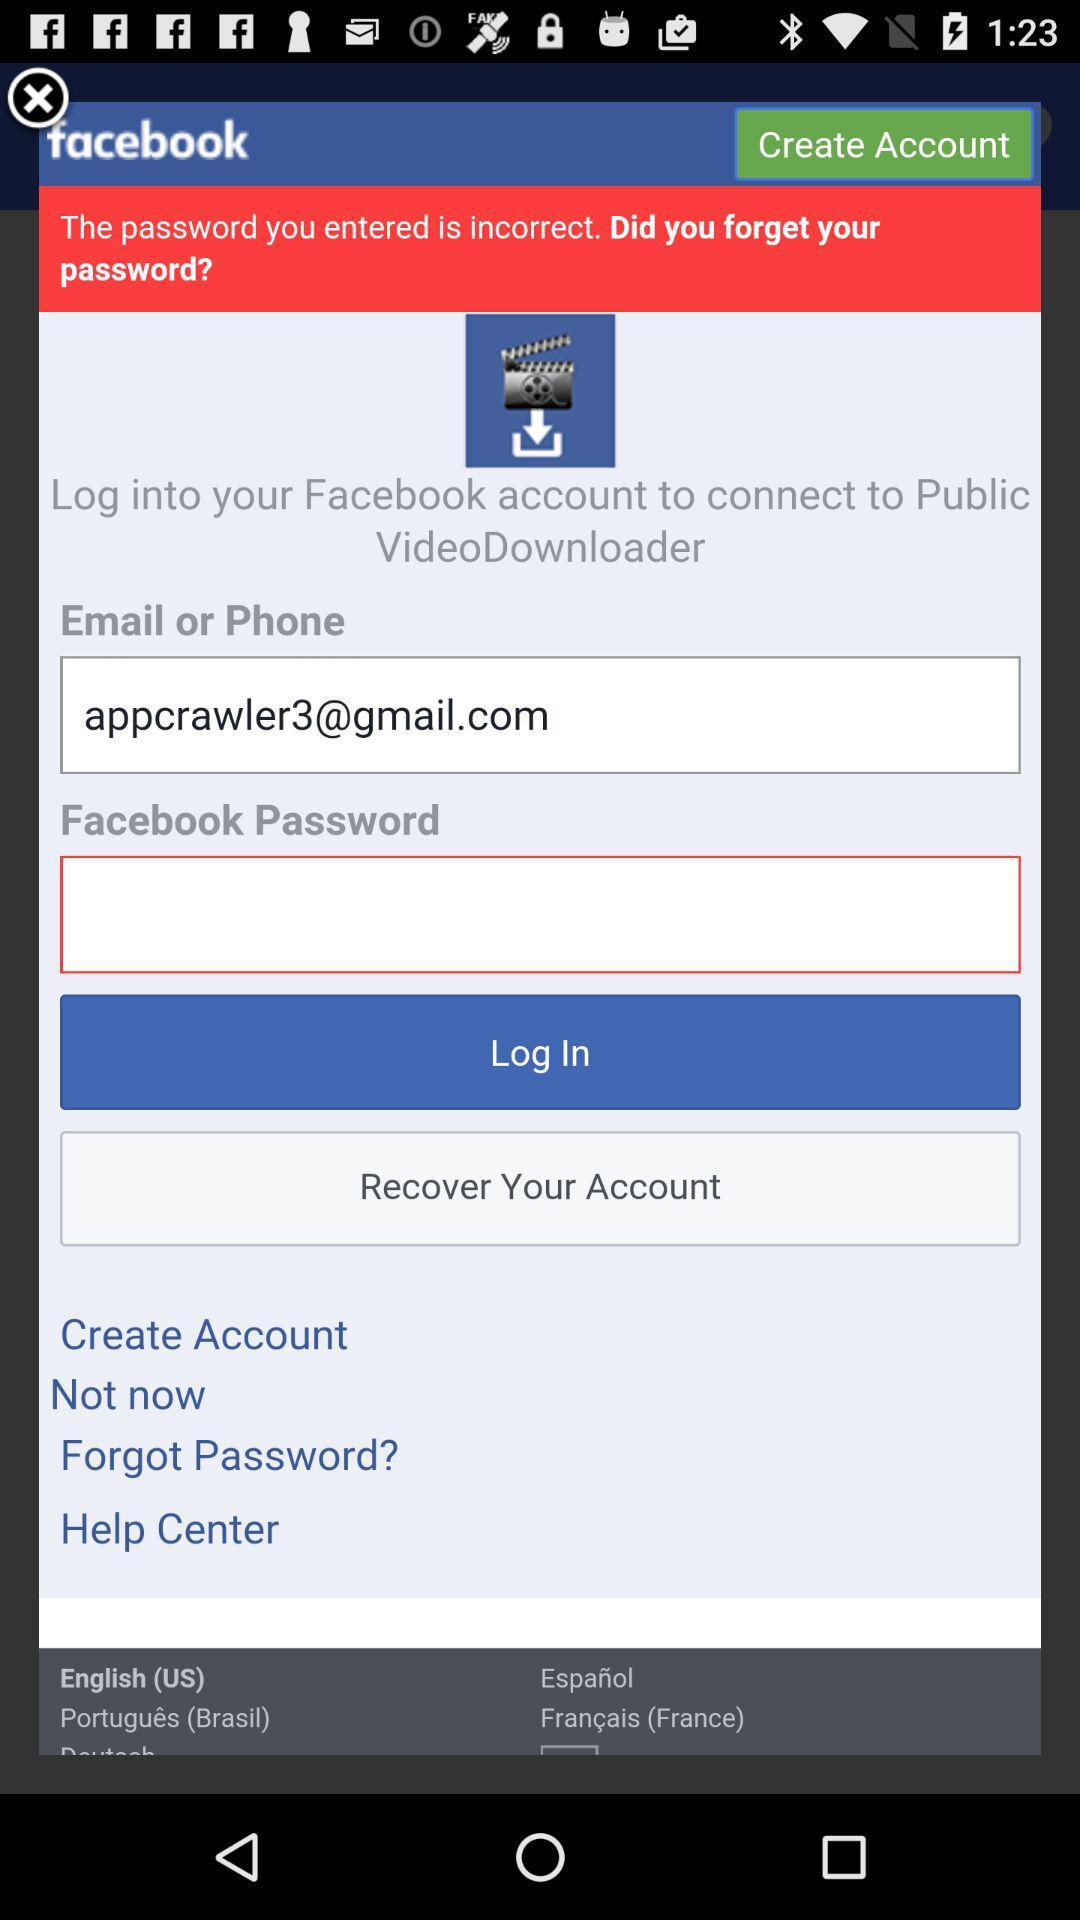 The height and width of the screenshot is (1920, 1080). Describe the element at coordinates (38, 107) in the screenshot. I see `the close icon` at that location.